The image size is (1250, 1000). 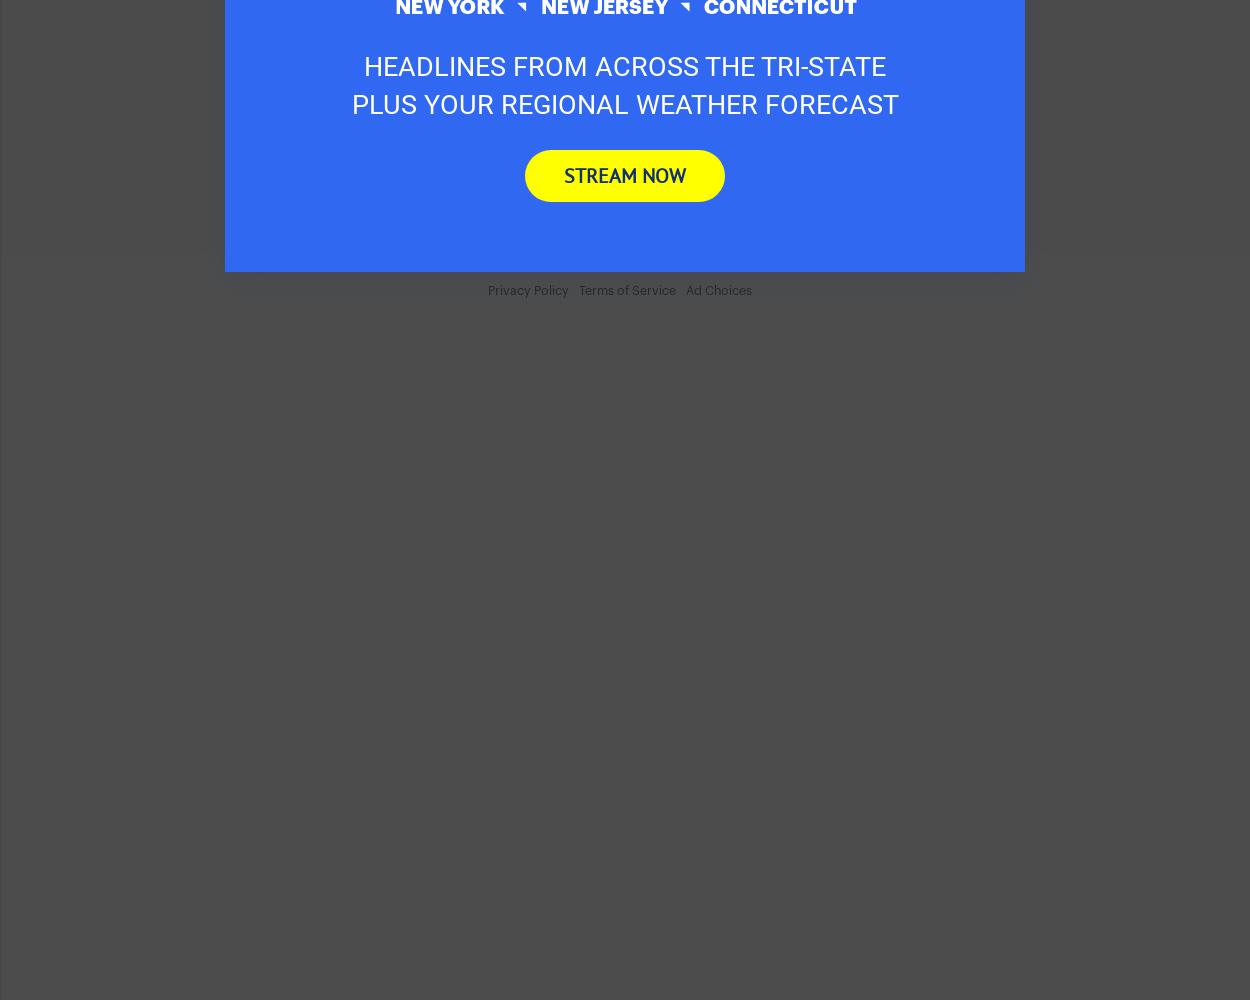 I want to click on 'Altice USA', so click(x=412, y=112).